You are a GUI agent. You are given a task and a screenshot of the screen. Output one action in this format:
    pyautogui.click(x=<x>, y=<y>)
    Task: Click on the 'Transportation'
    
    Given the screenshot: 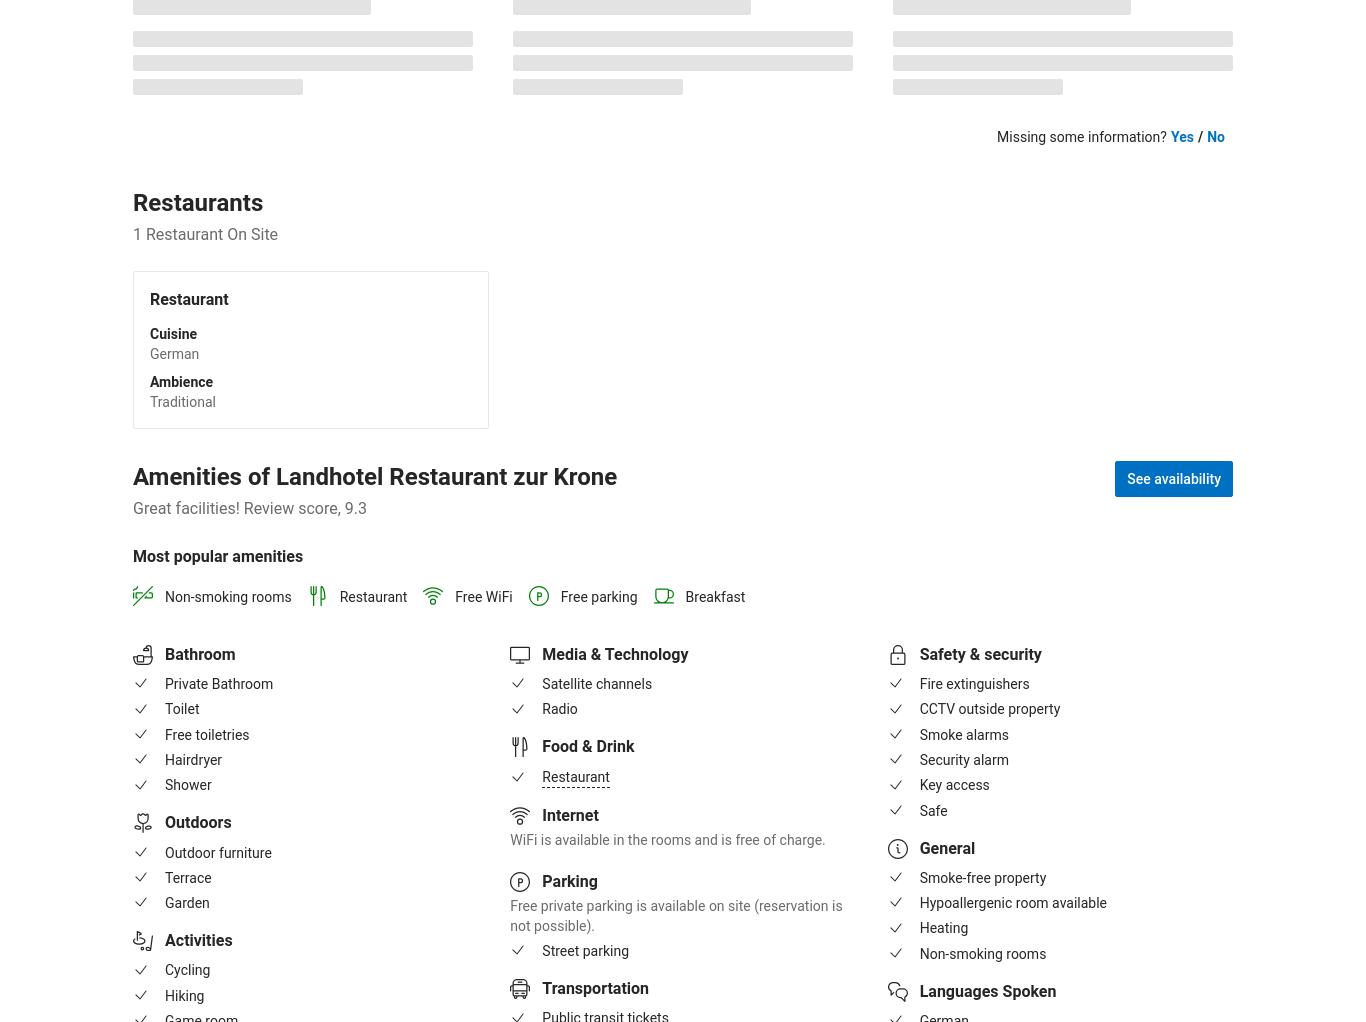 What is the action you would take?
    pyautogui.click(x=594, y=988)
    